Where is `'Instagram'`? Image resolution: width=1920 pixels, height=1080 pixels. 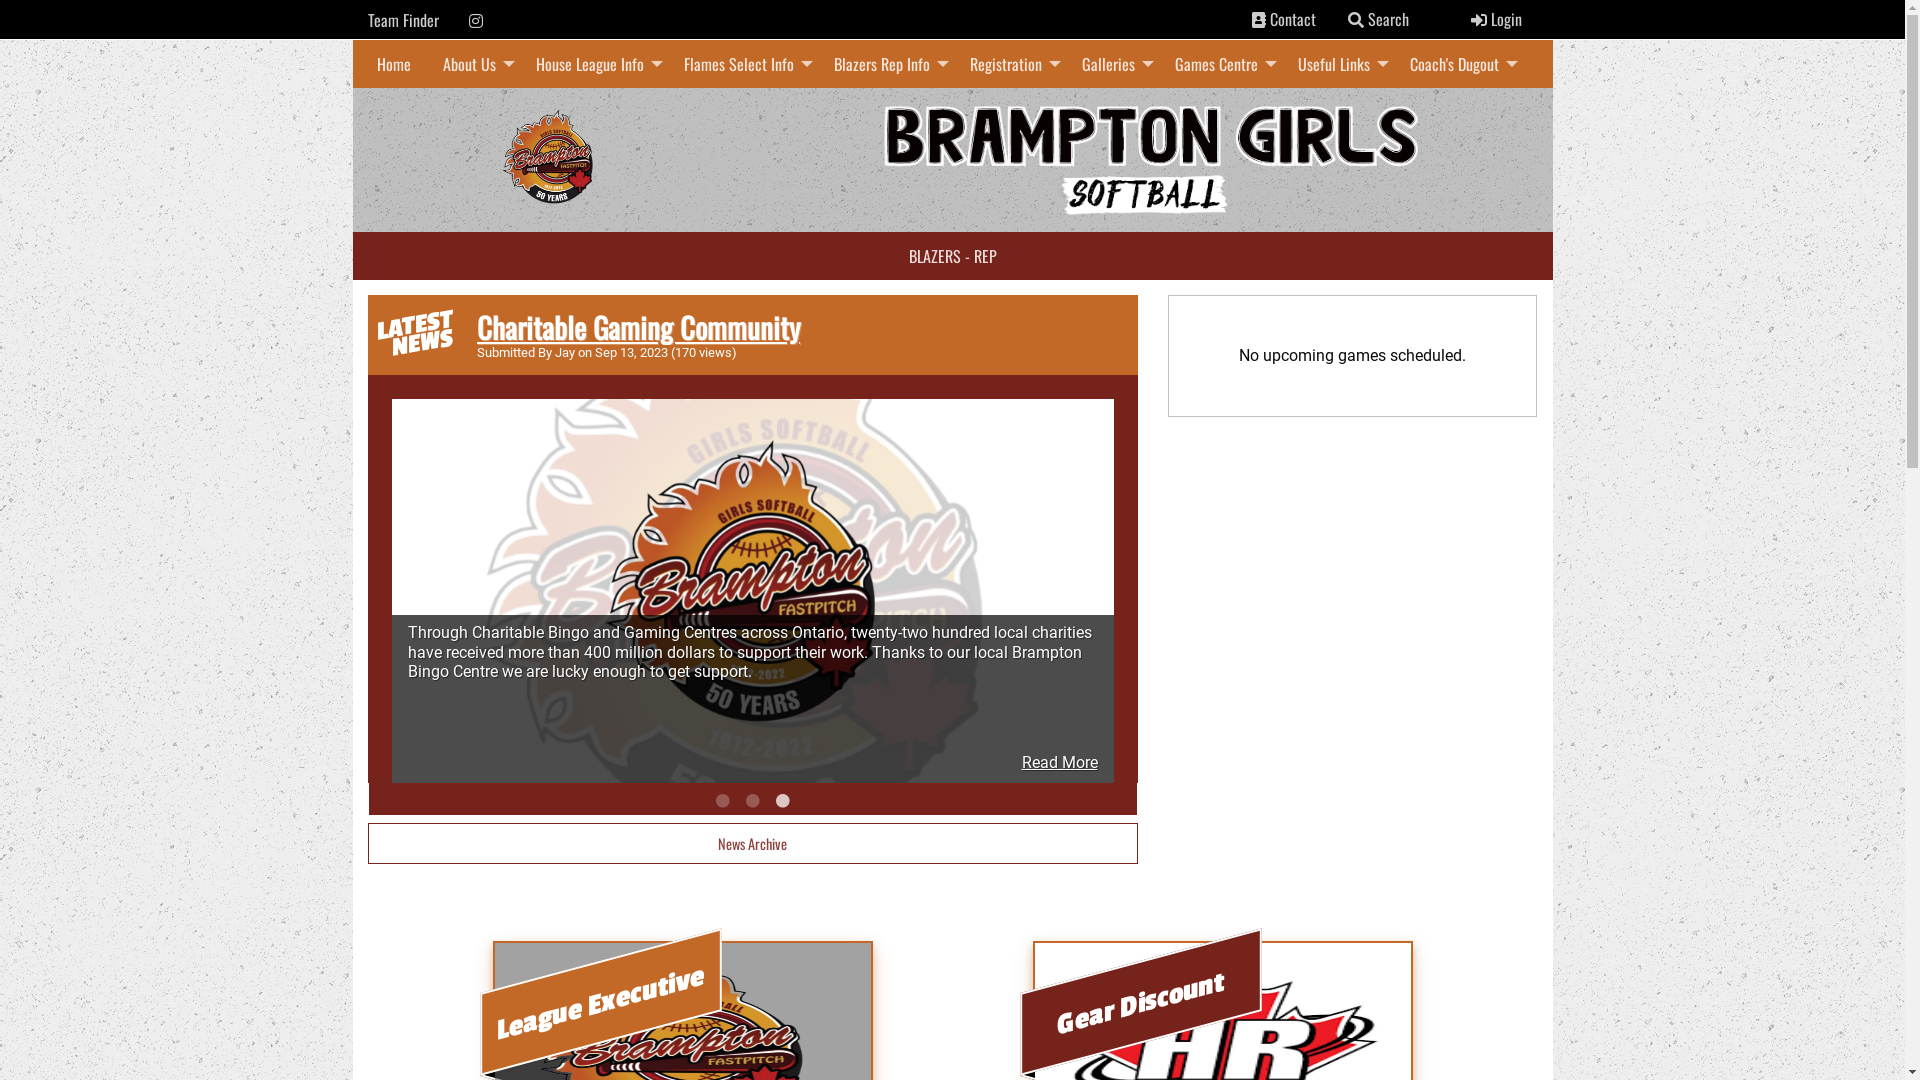
'Instagram' is located at coordinates (474, 20).